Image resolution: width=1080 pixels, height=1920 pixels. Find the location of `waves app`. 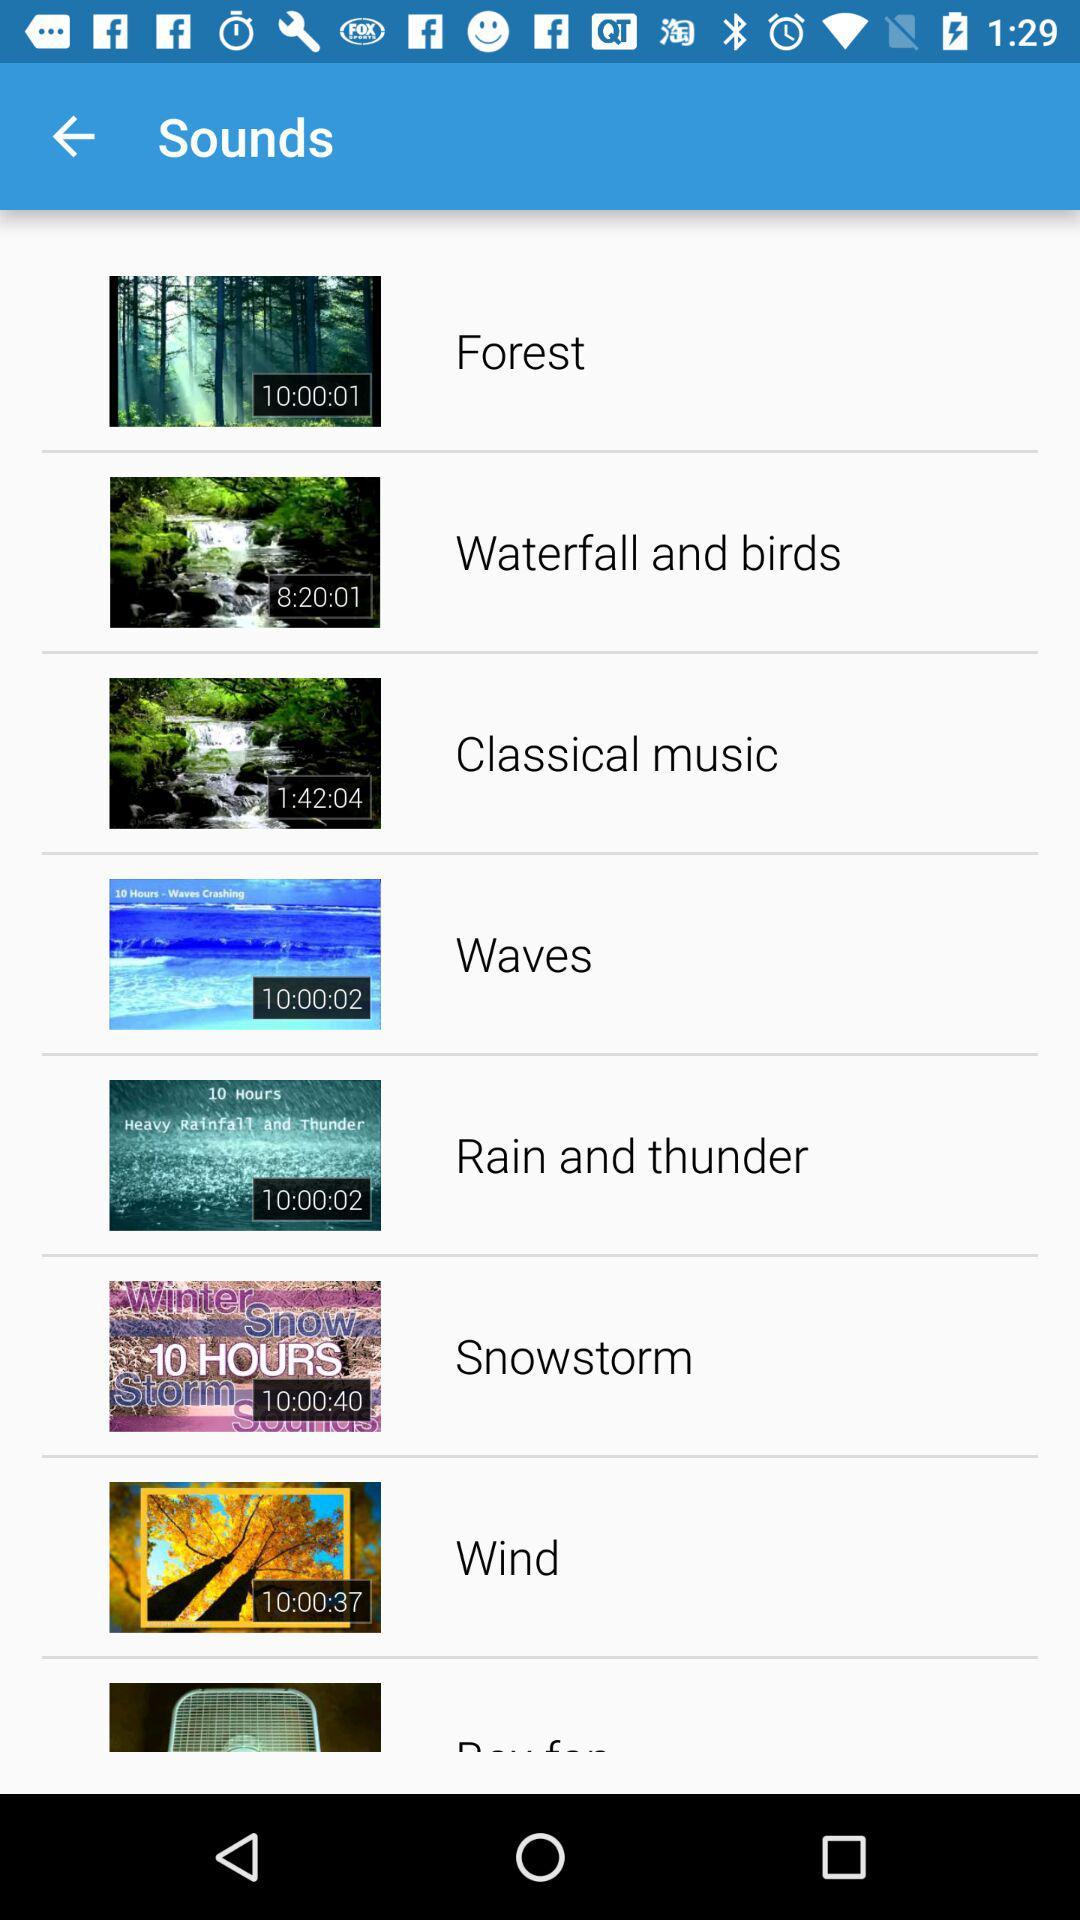

waves app is located at coordinates (739, 953).